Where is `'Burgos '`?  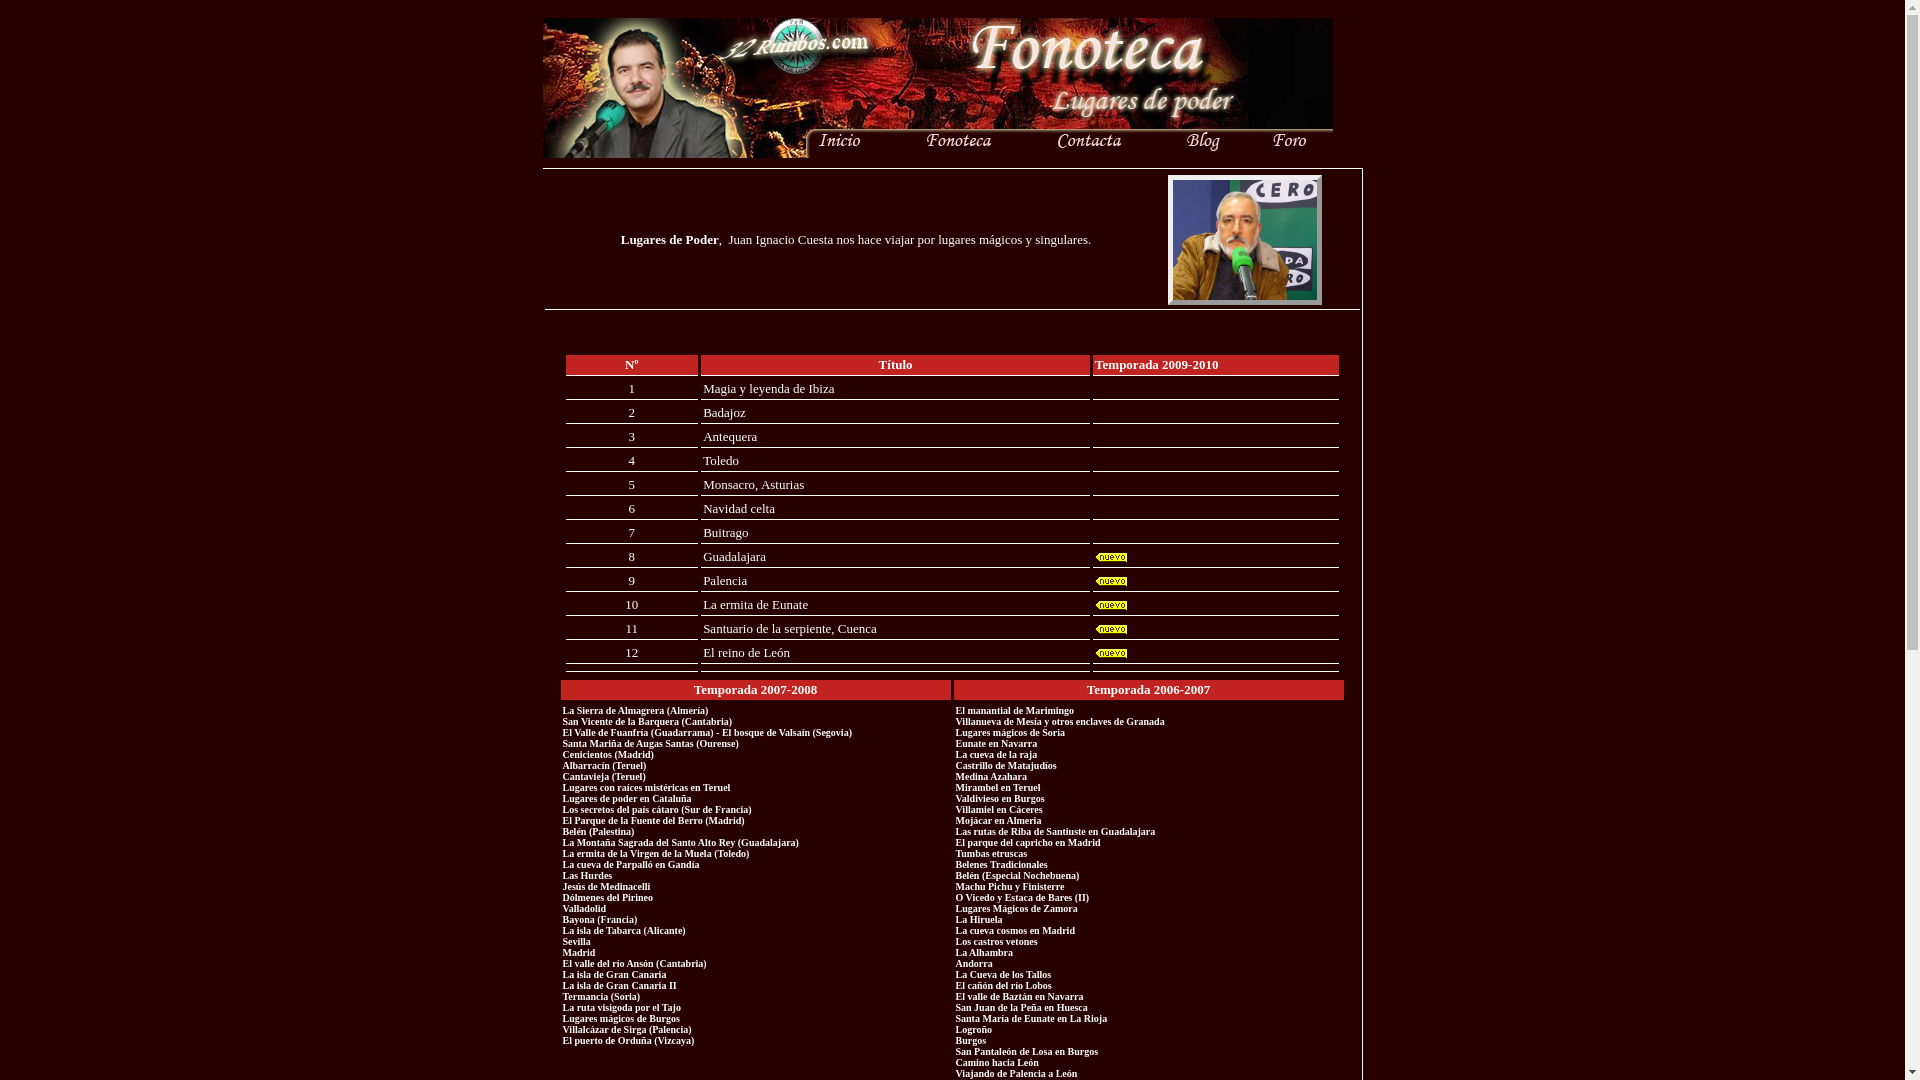 'Burgos ' is located at coordinates (954, 1039).